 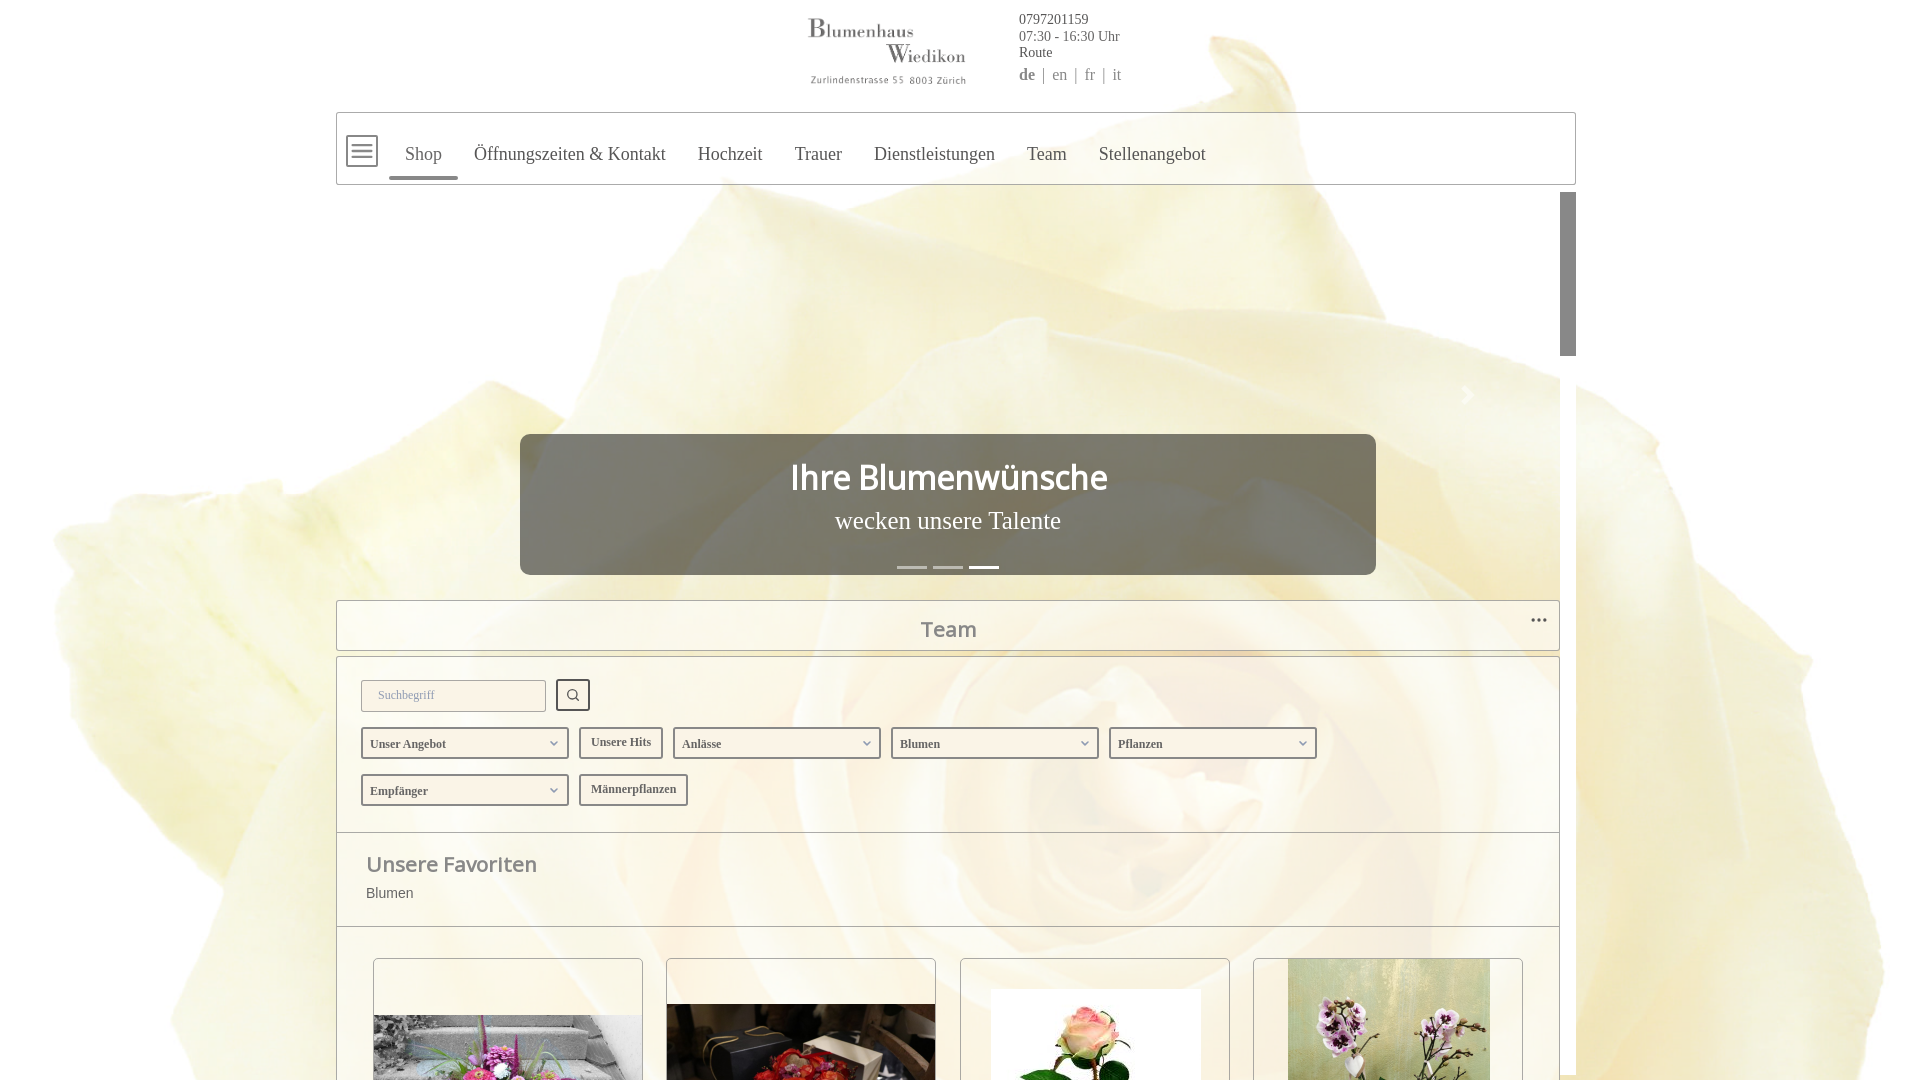 I want to click on 'Route', so click(x=948, y=50).